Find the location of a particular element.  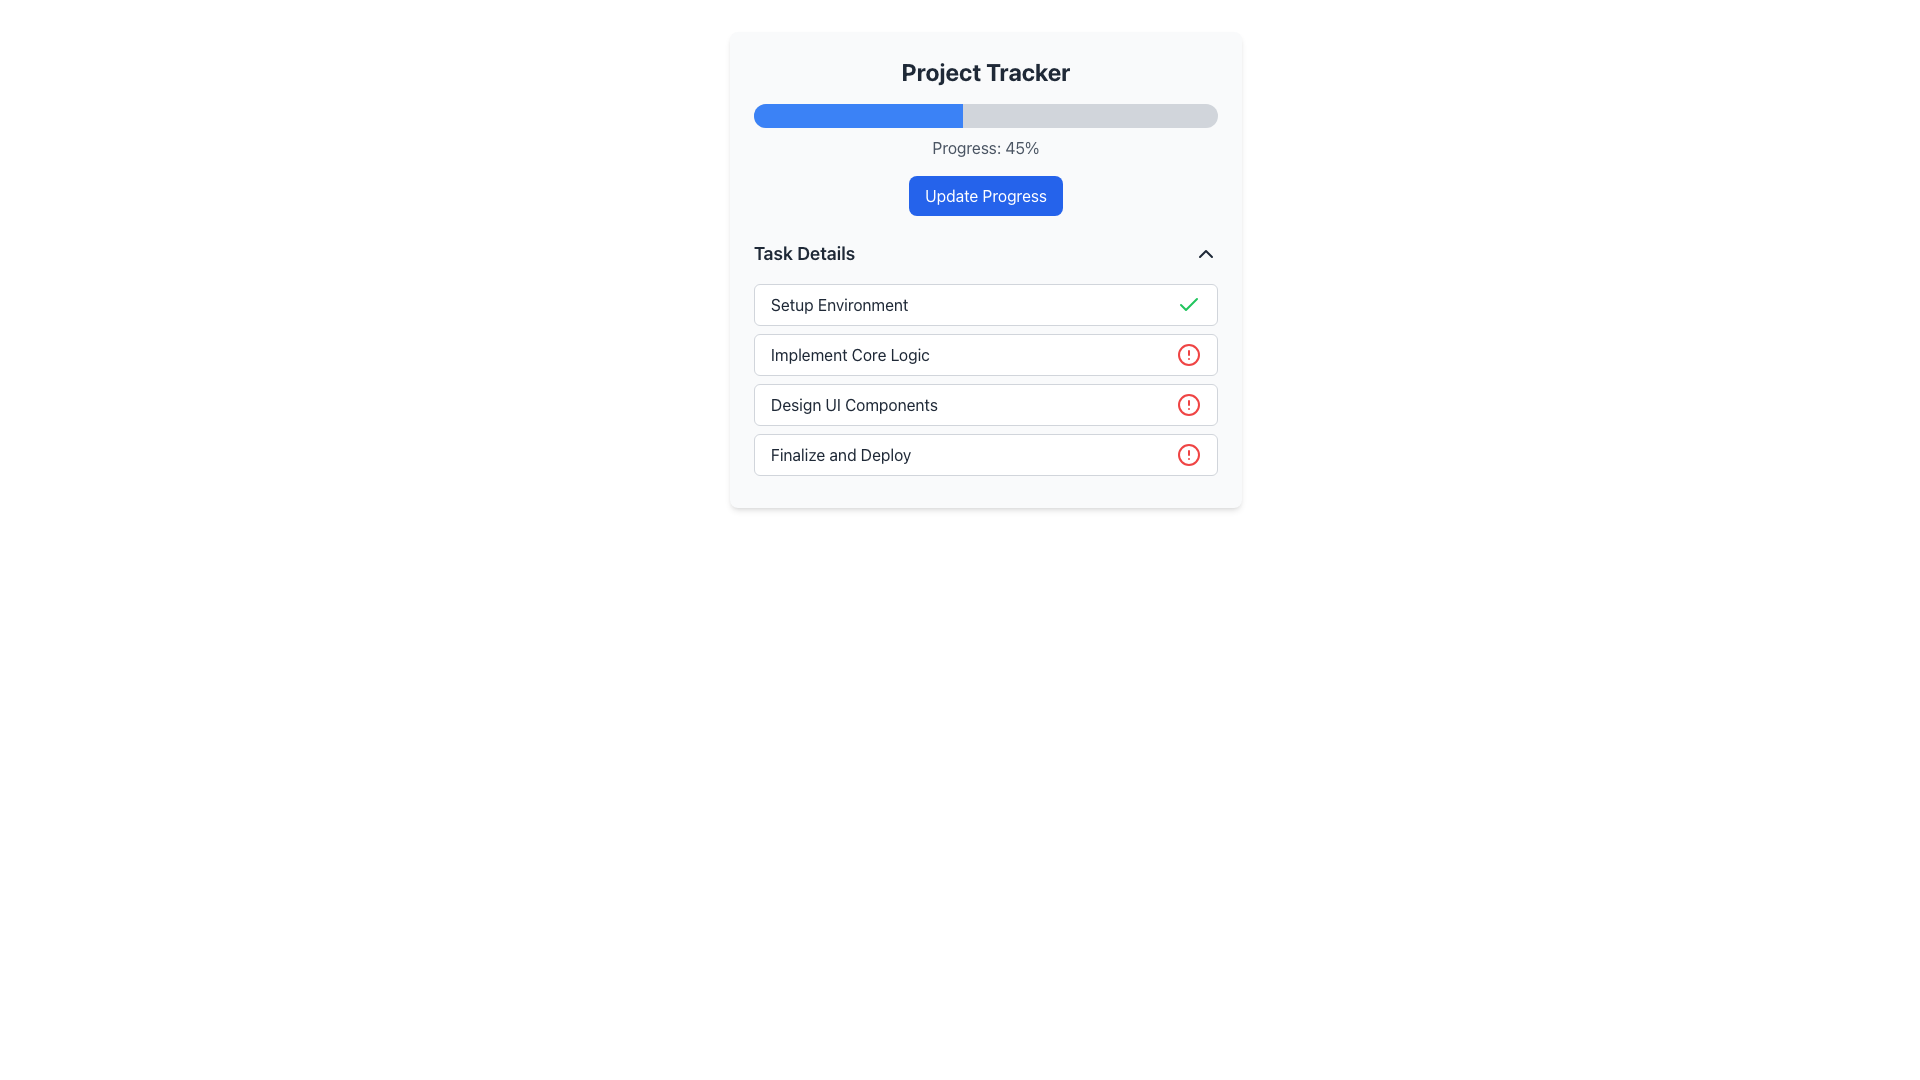

the warning icon located at the right end of the 'Implement Core Logic' list item in the 'Task Details' section is located at coordinates (1189, 353).